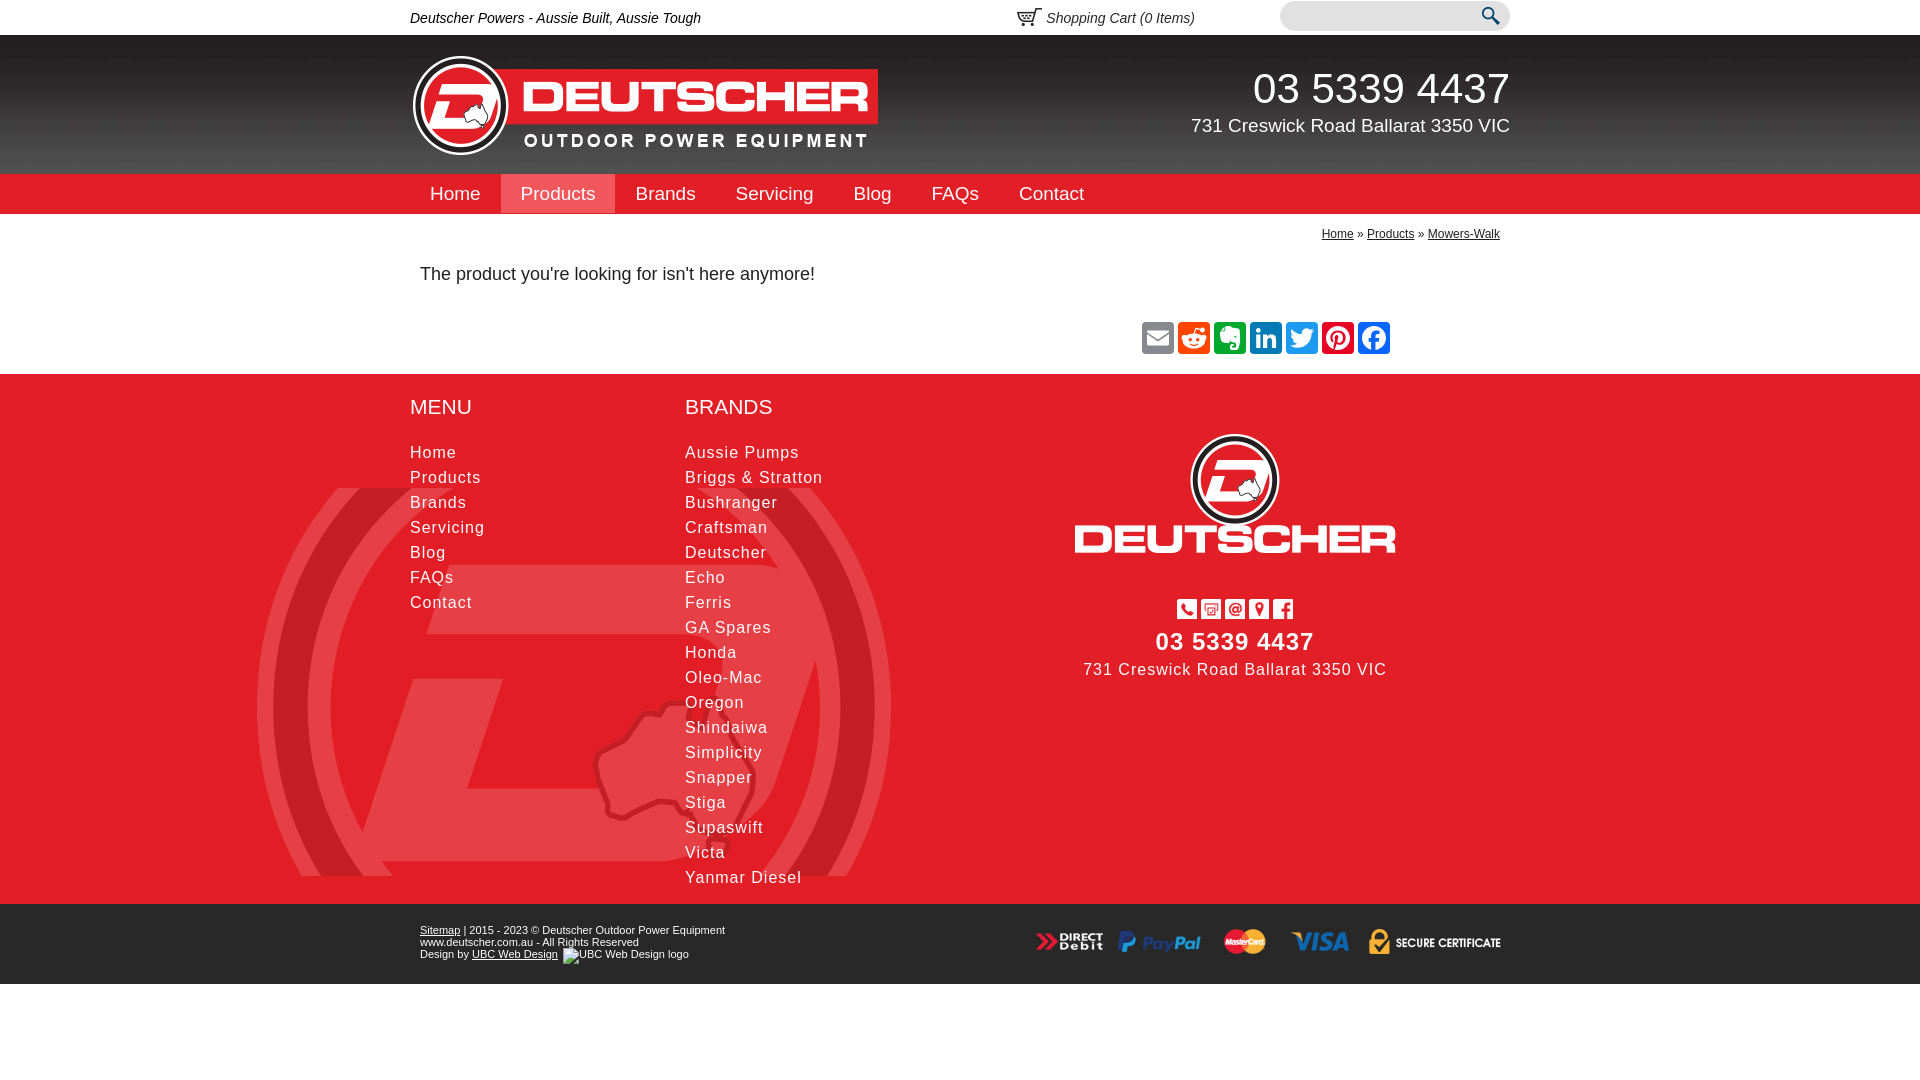  What do you see at coordinates (1247, 337) in the screenshot?
I see `'LinkedIn'` at bounding box center [1247, 337].